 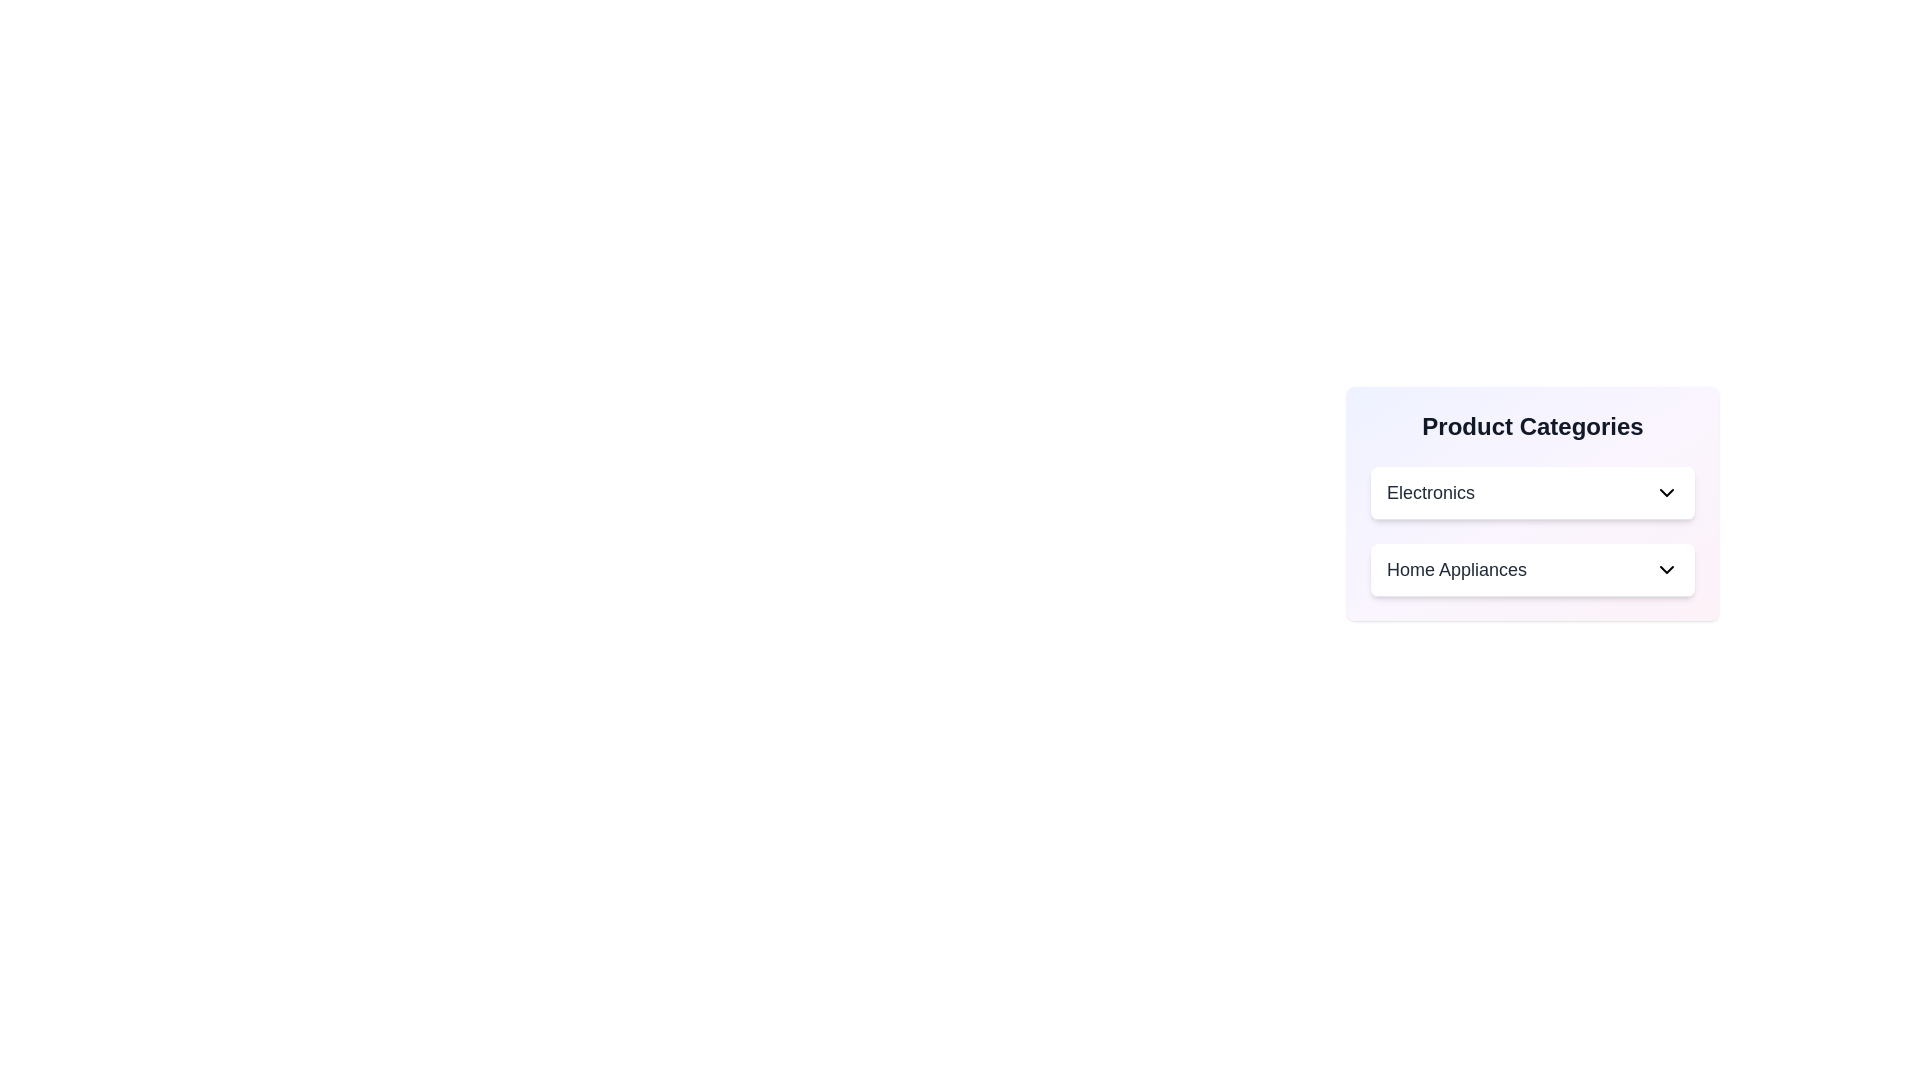 I want to click on the 'Product Categories' heading to potentially trigger an interaction, so click(x=1531, y=426).